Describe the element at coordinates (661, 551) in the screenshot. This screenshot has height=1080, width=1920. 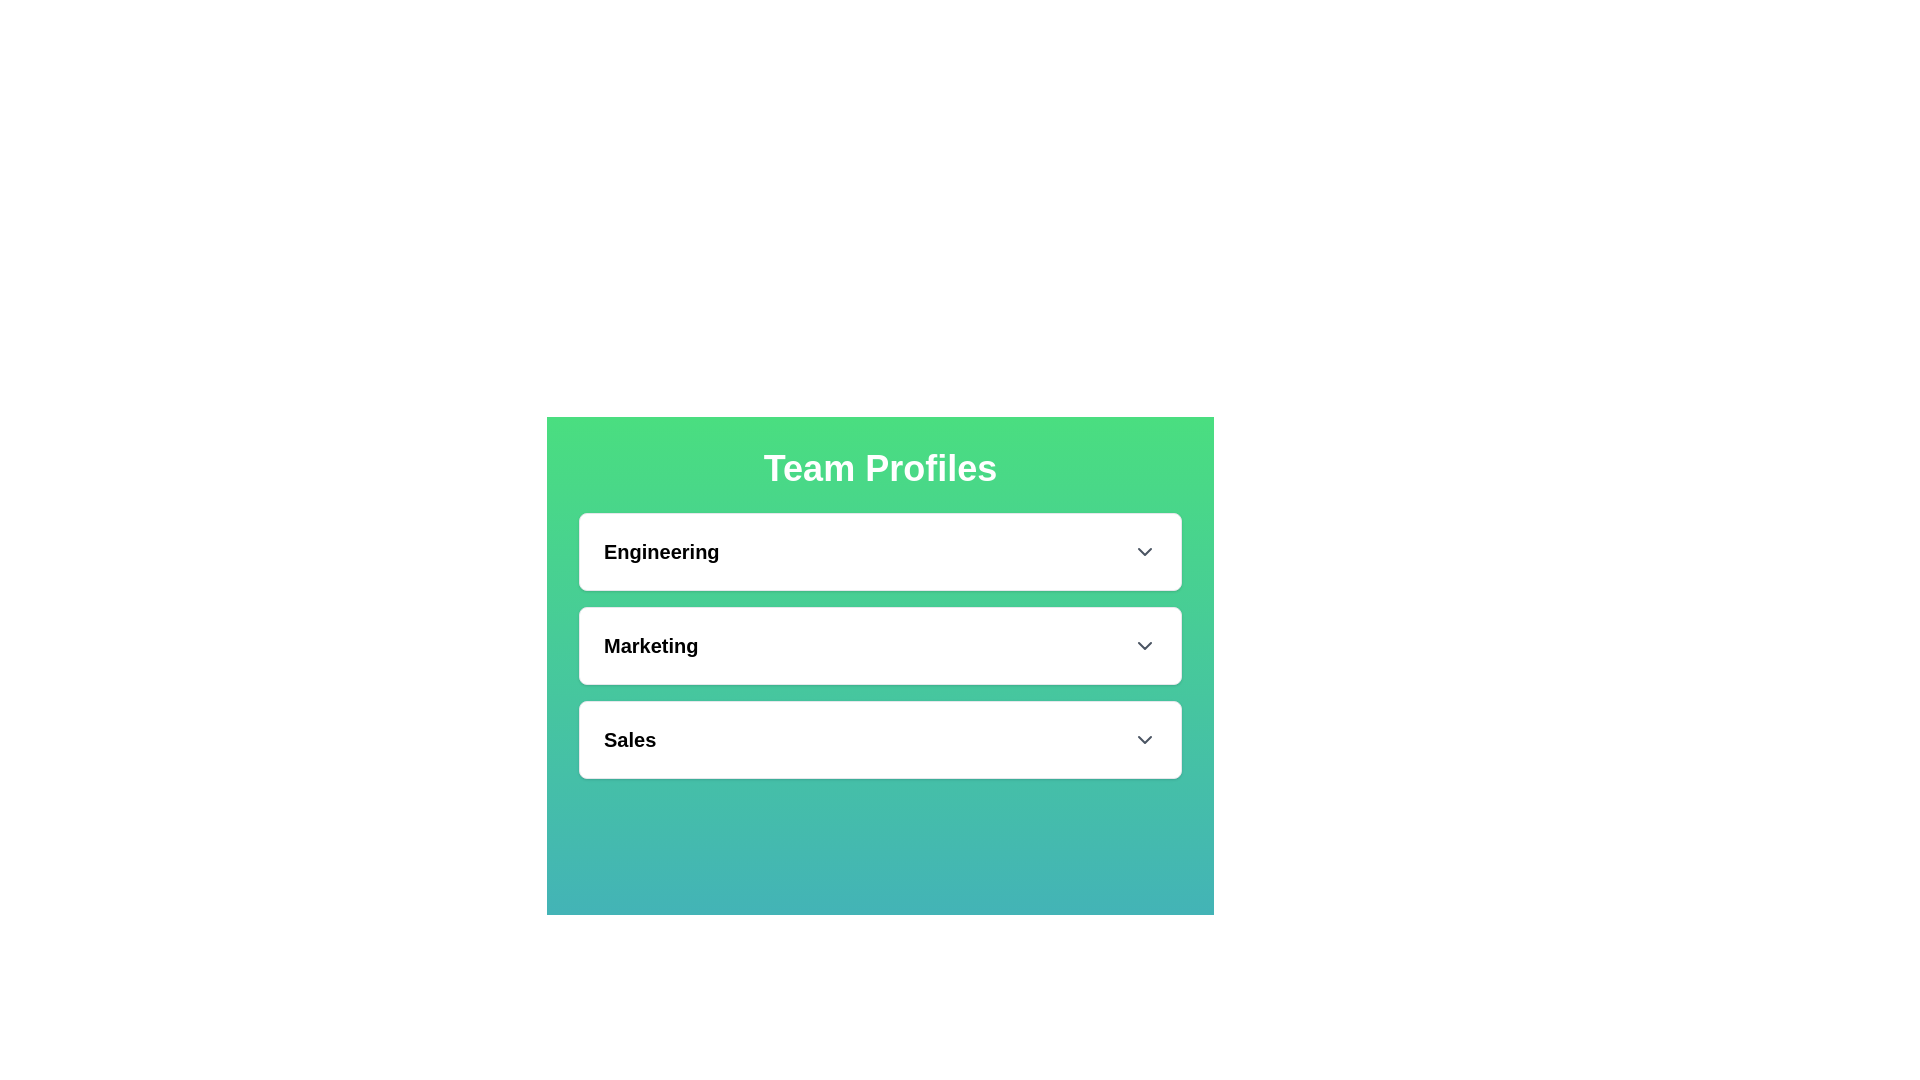
I see `the 'Engineering' category text label, which serves as a title for the dropdown menu and is aligned to the left of the downward arrow icon` at that location.